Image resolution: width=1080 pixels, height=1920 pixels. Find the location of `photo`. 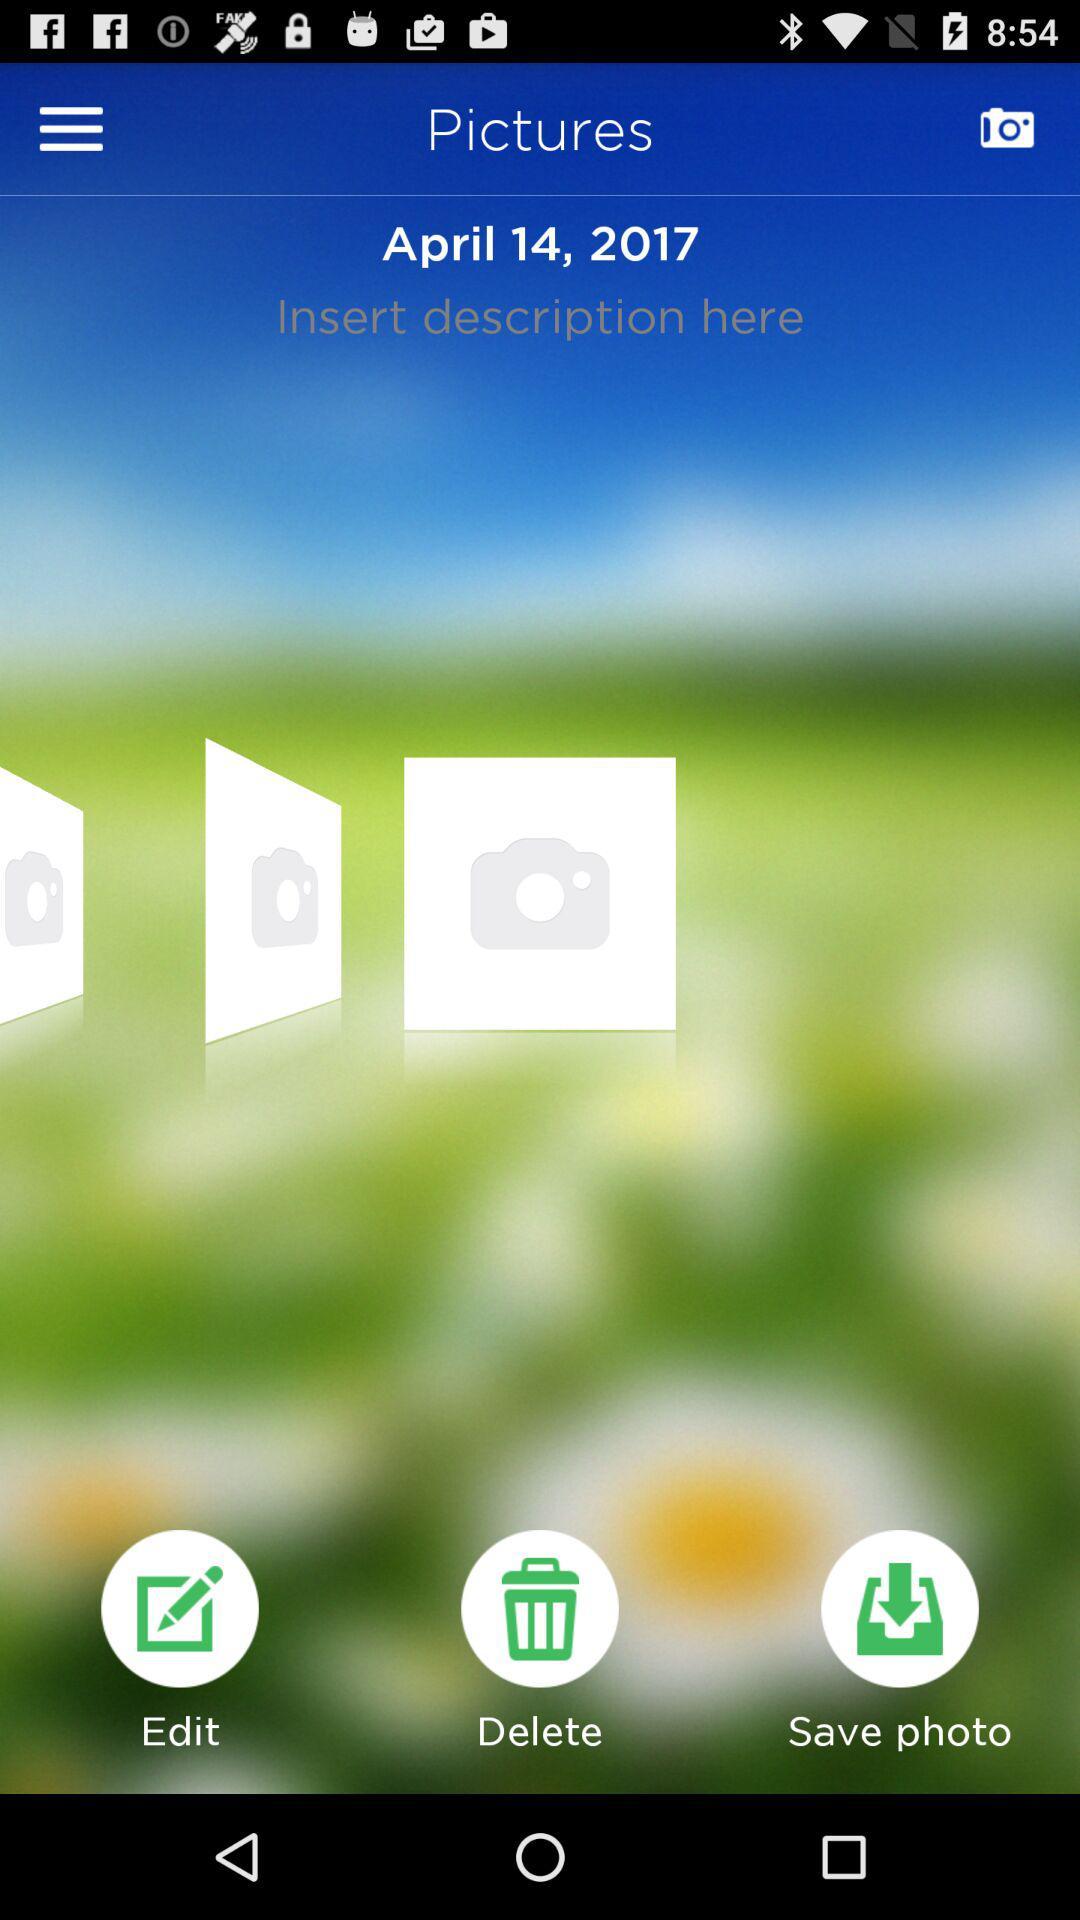

photo is located at coordinates (898, 1608).